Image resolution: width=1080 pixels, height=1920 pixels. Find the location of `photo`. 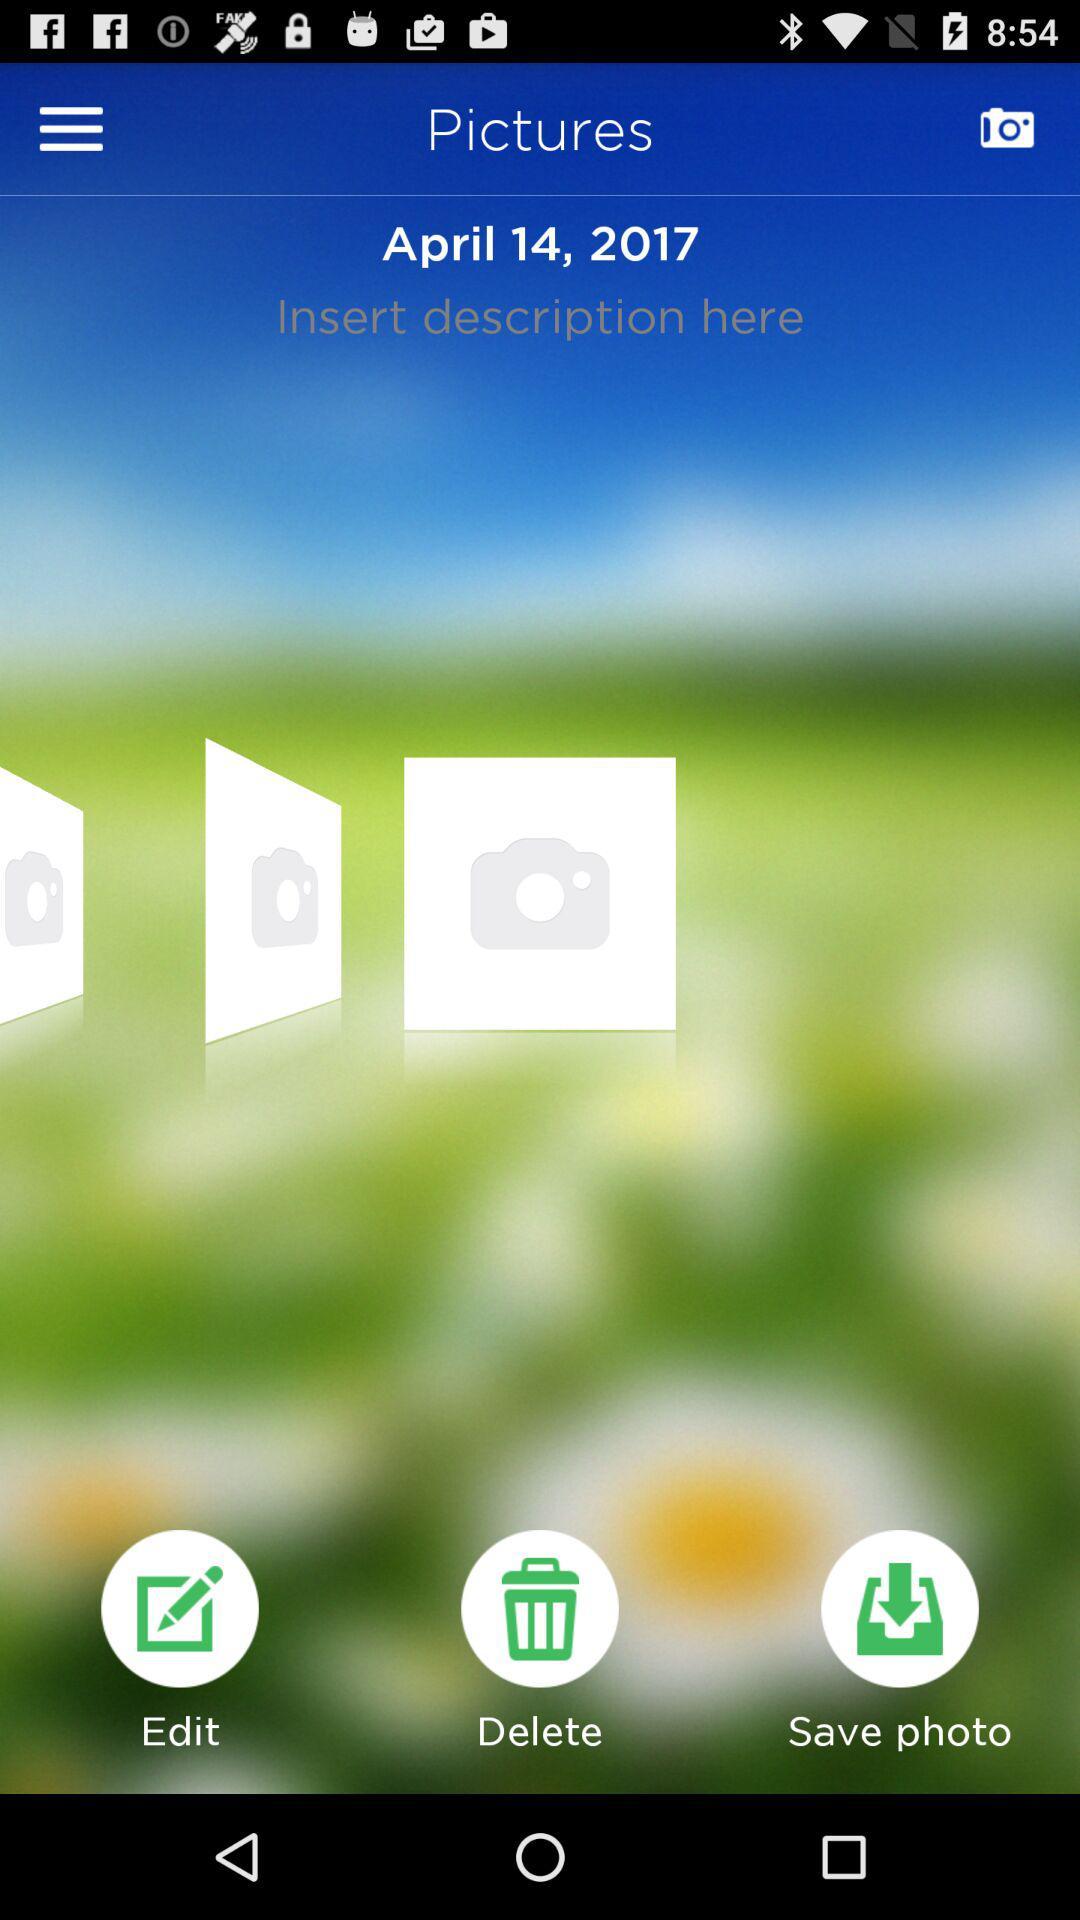

photo is located at coordinates (898, 1608).